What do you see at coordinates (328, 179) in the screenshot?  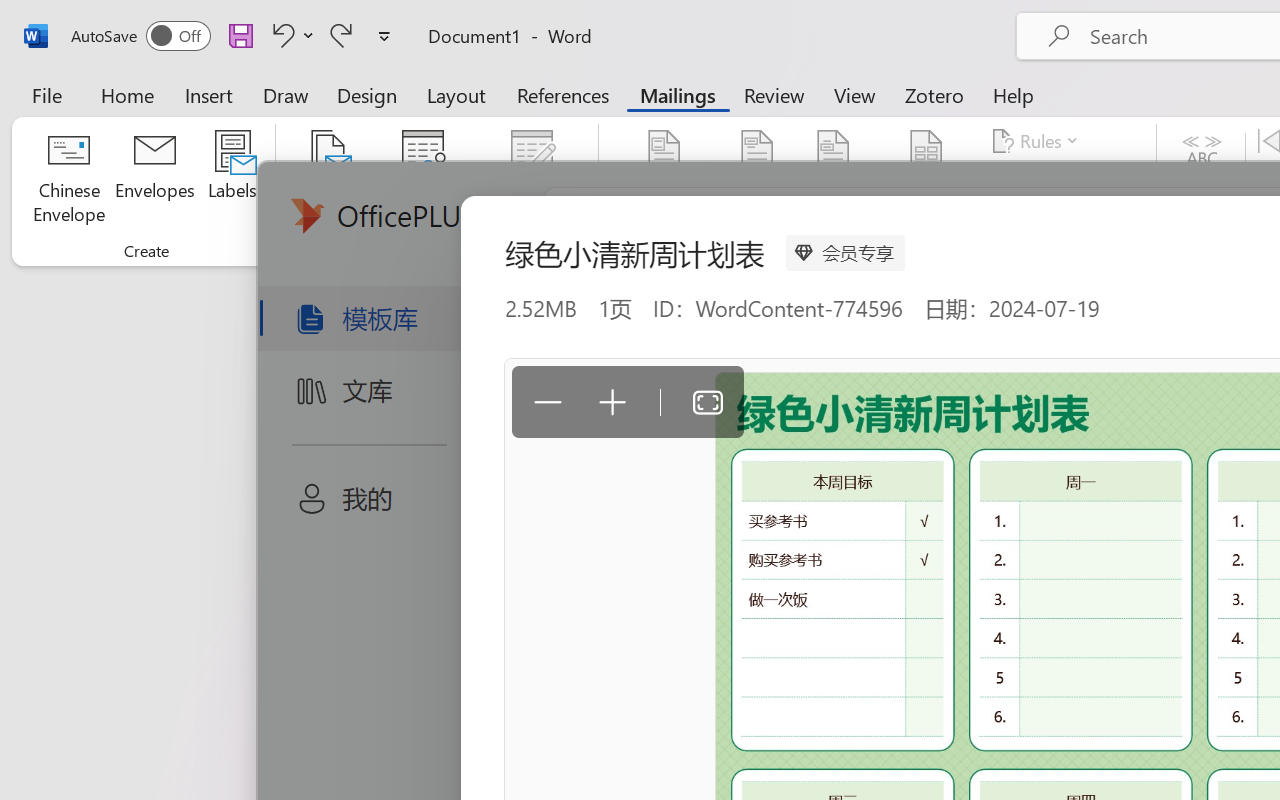 I see `'Start Mail Merge'` at bounding box center [328, 179].